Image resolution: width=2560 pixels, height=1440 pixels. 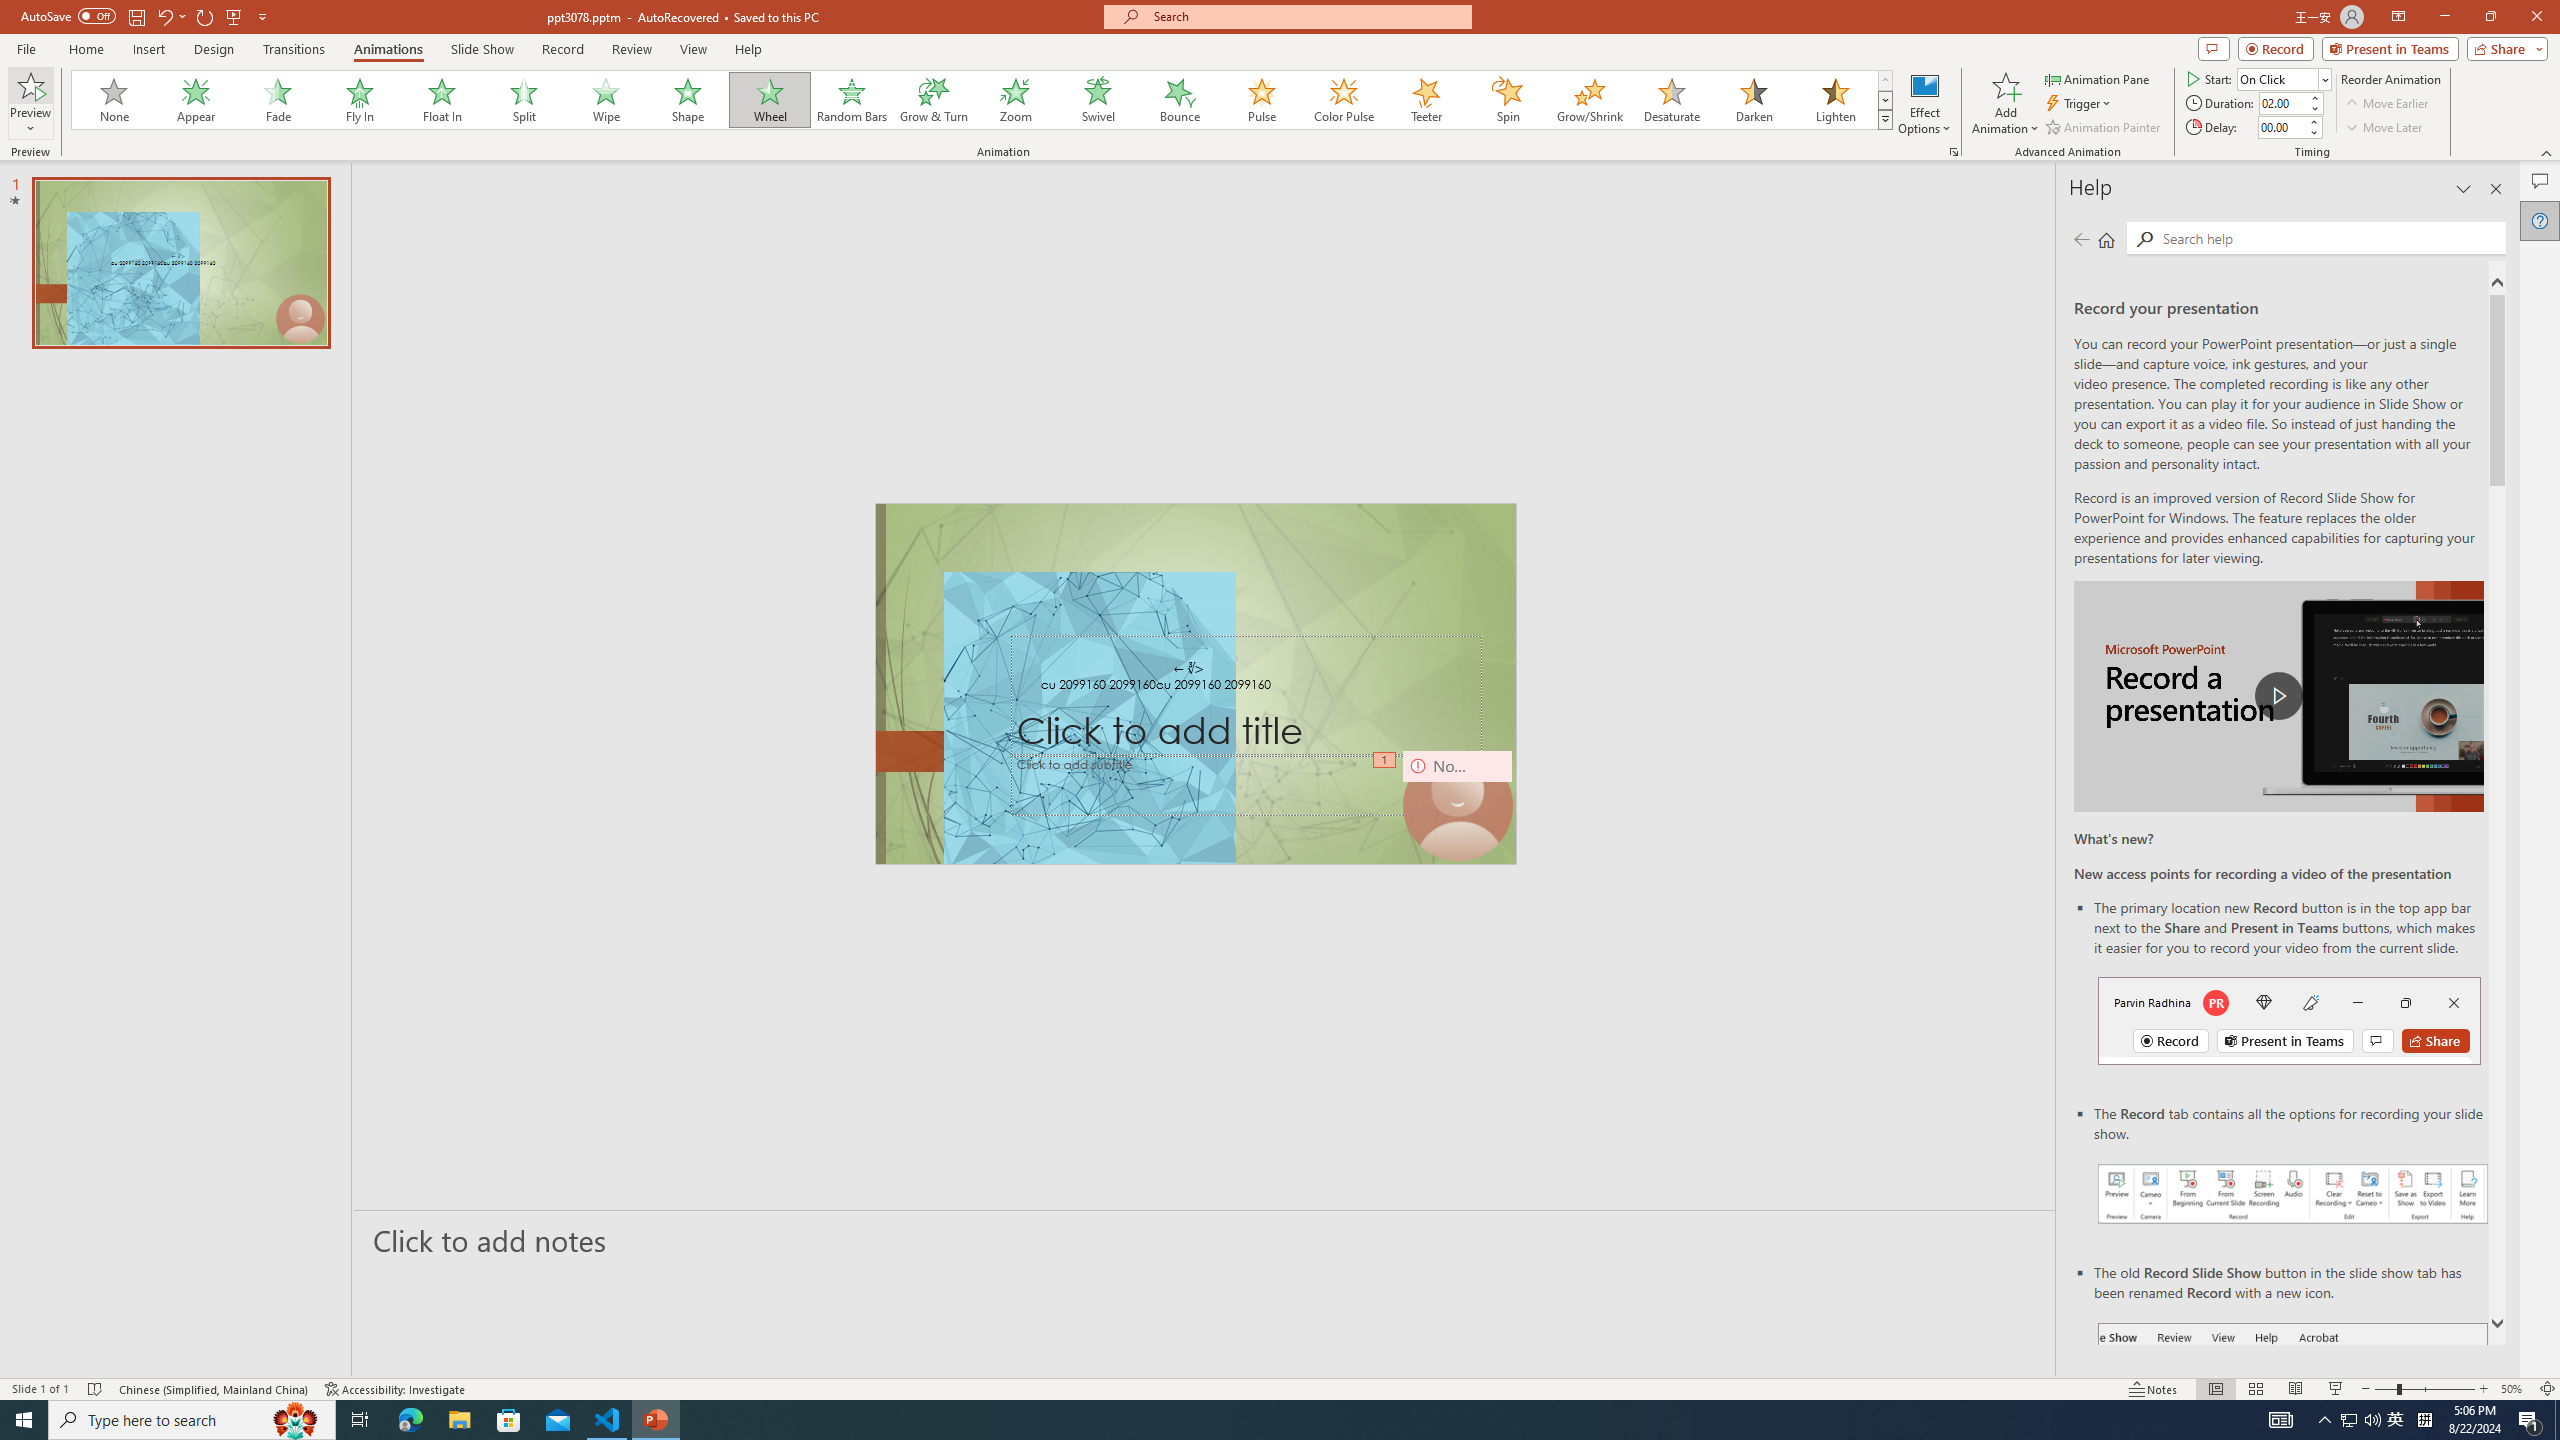 What do you see at coordinates (1455, 804) in the screenshot?
I see `'Camera 9, No camera detected.'` at bounding box center [1455, 804].